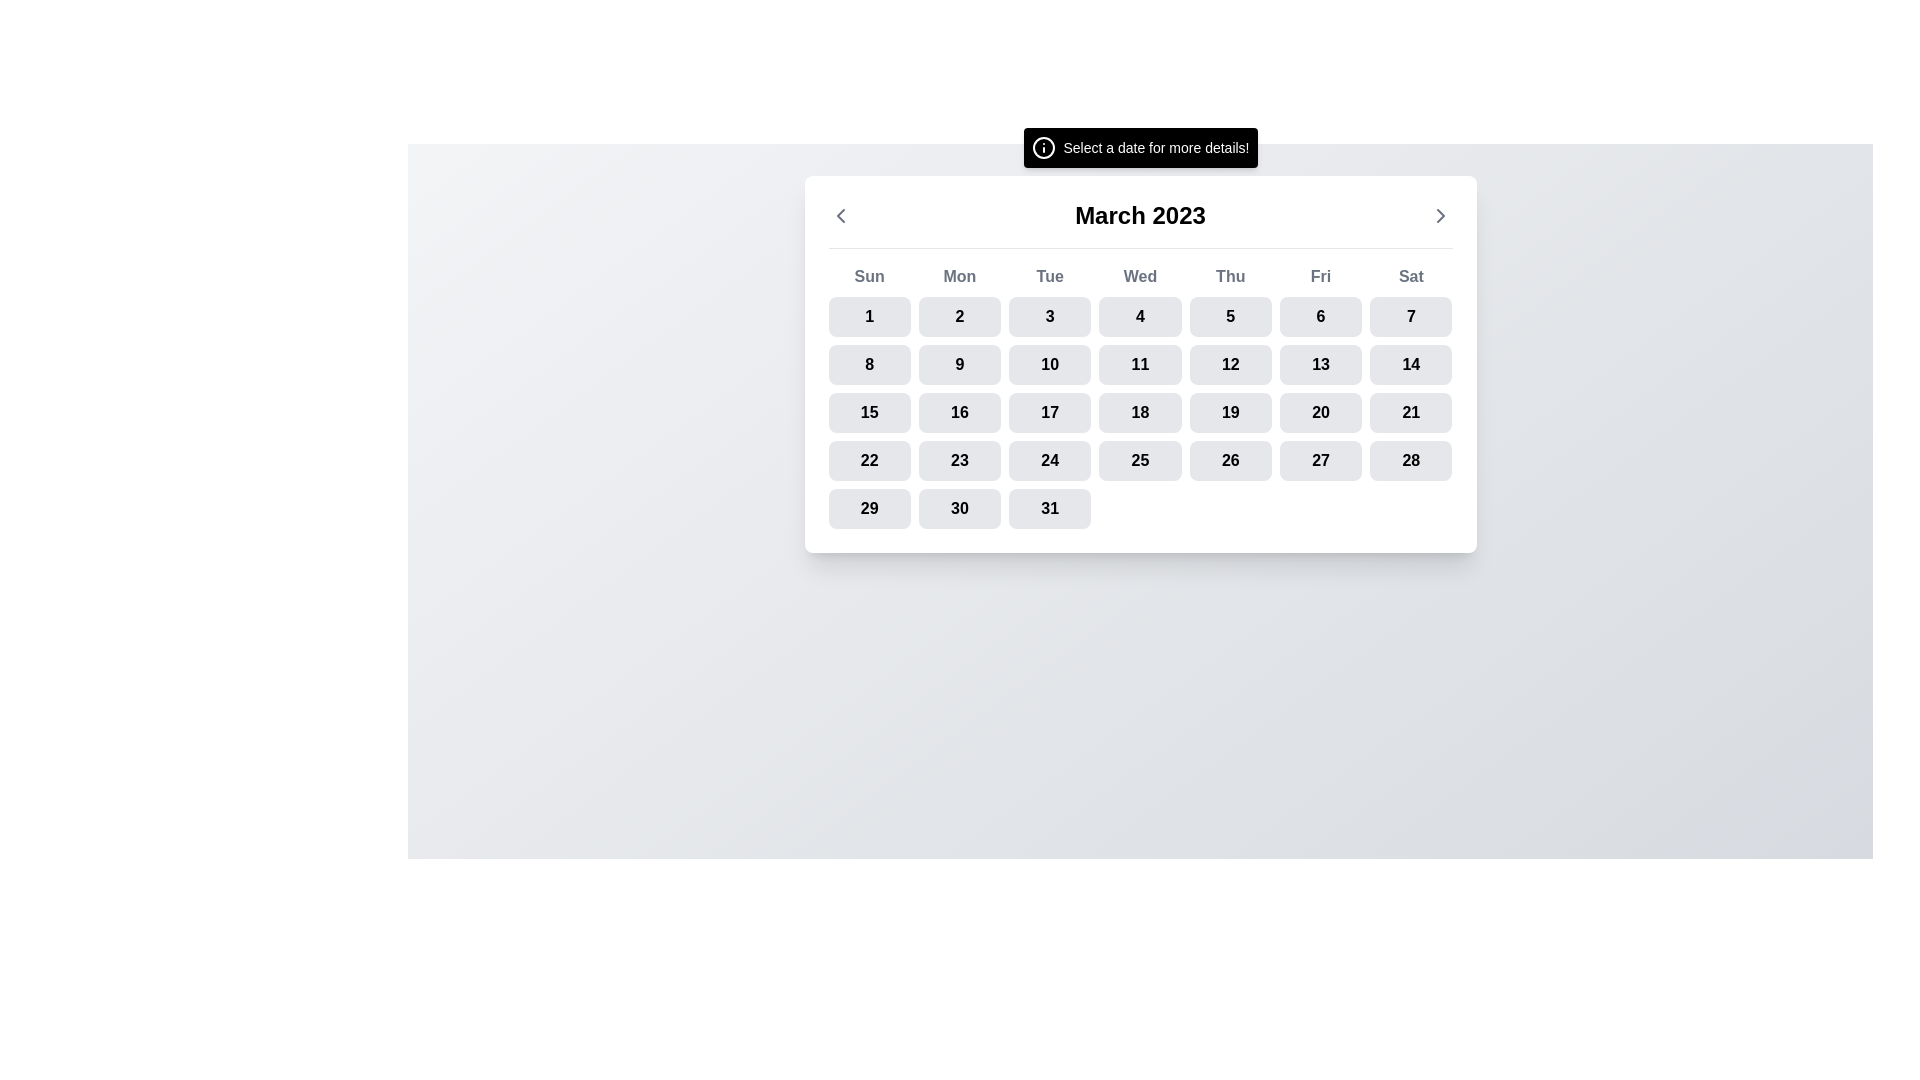 The image size is (1920, 1080). Describe the element at coordinates (1042, 146) in the screenshot. I see `the small circular icon with a minimalistic 'i' symbol, located at the left end of the grouping that includes the text 'Select a date for more details!', for cues about its function` at that location.